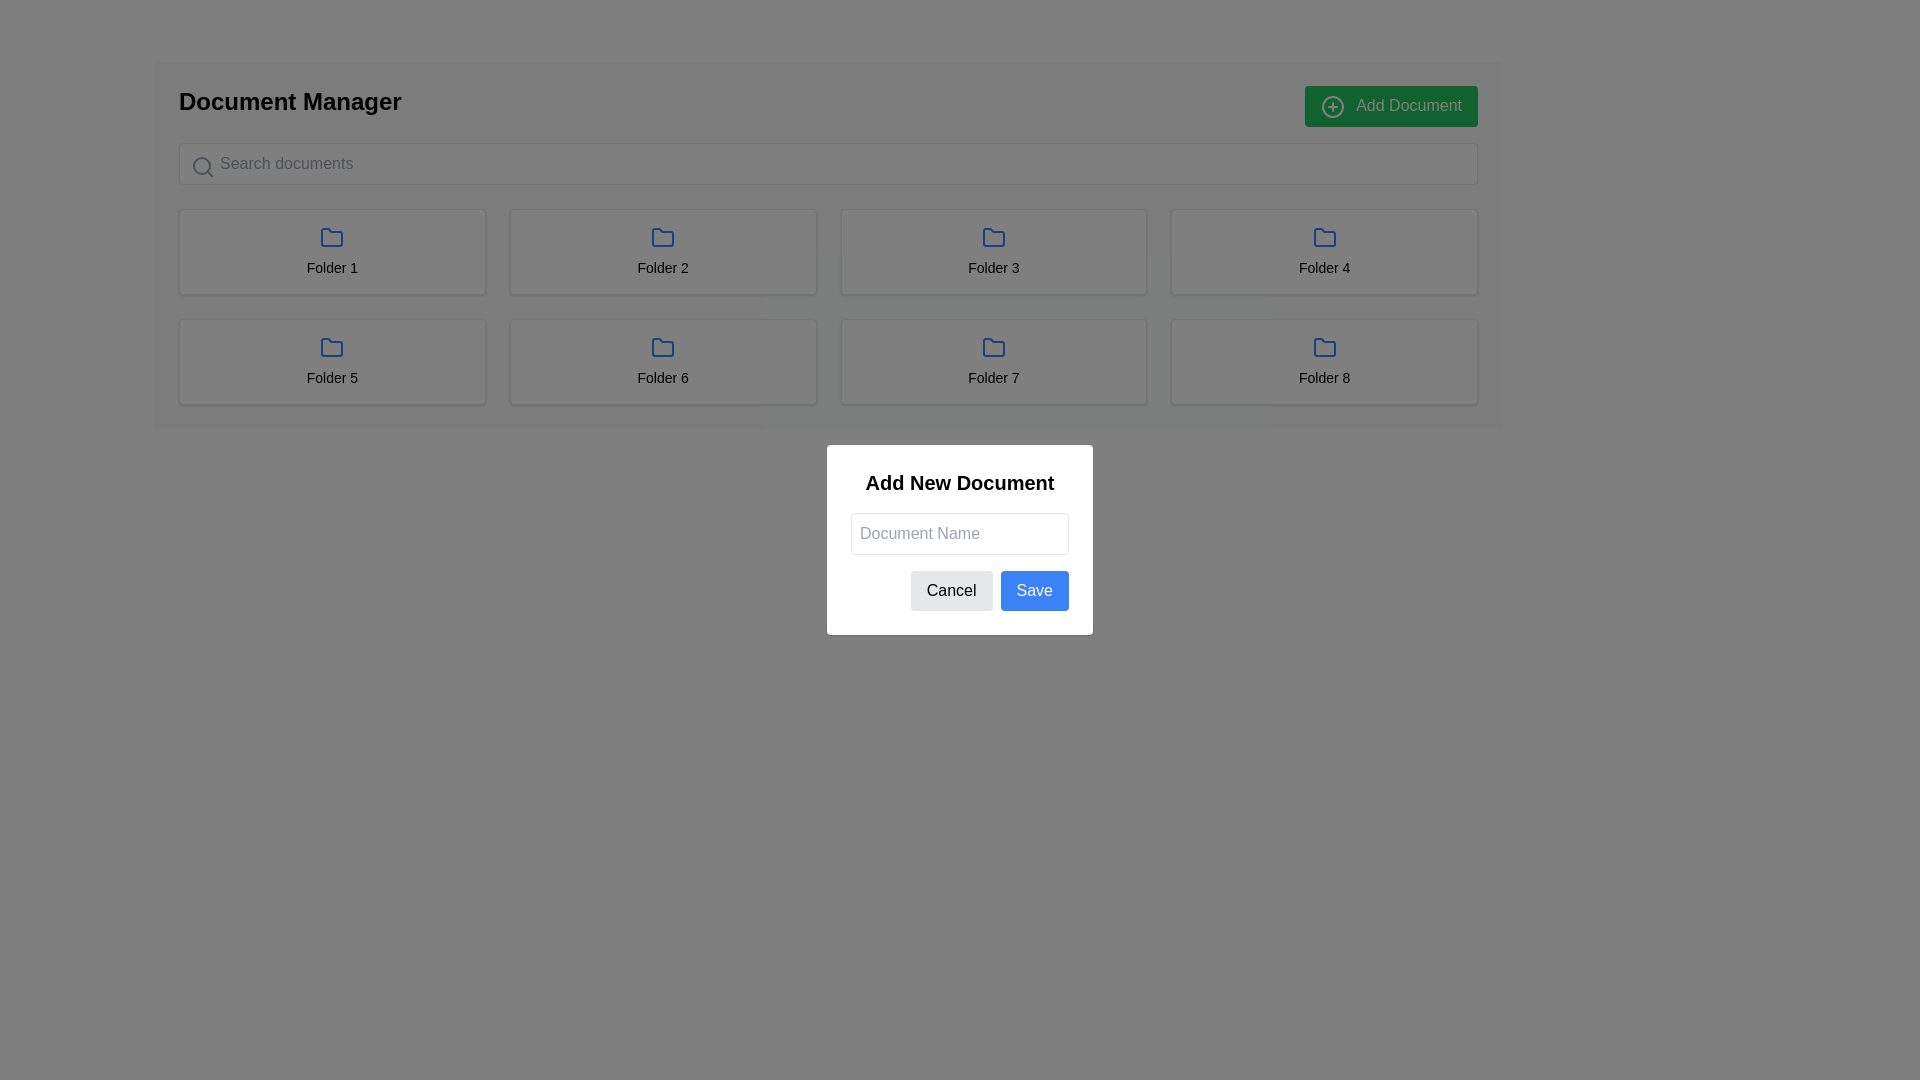  What do you see at coordinates (1324, 266) in the screenshot?
I see `text content of the label describing 'Folder 4', which is located in the upper-right quadrant of the interface, directly beneath a blue folder icon` at bounding box center [1324, 266].